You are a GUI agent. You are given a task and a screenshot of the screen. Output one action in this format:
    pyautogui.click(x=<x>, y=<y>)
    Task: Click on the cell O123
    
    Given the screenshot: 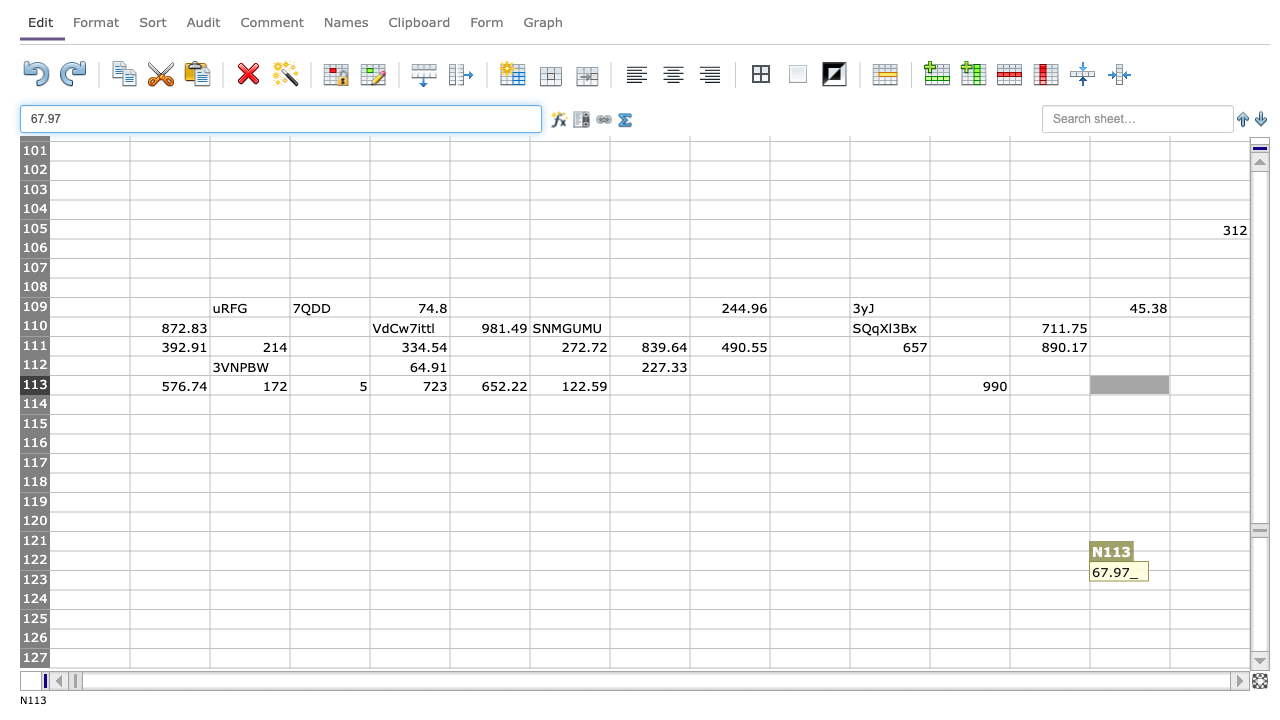 What is the action you would take?
    pyautogui.click(x=1208, y=580)
    